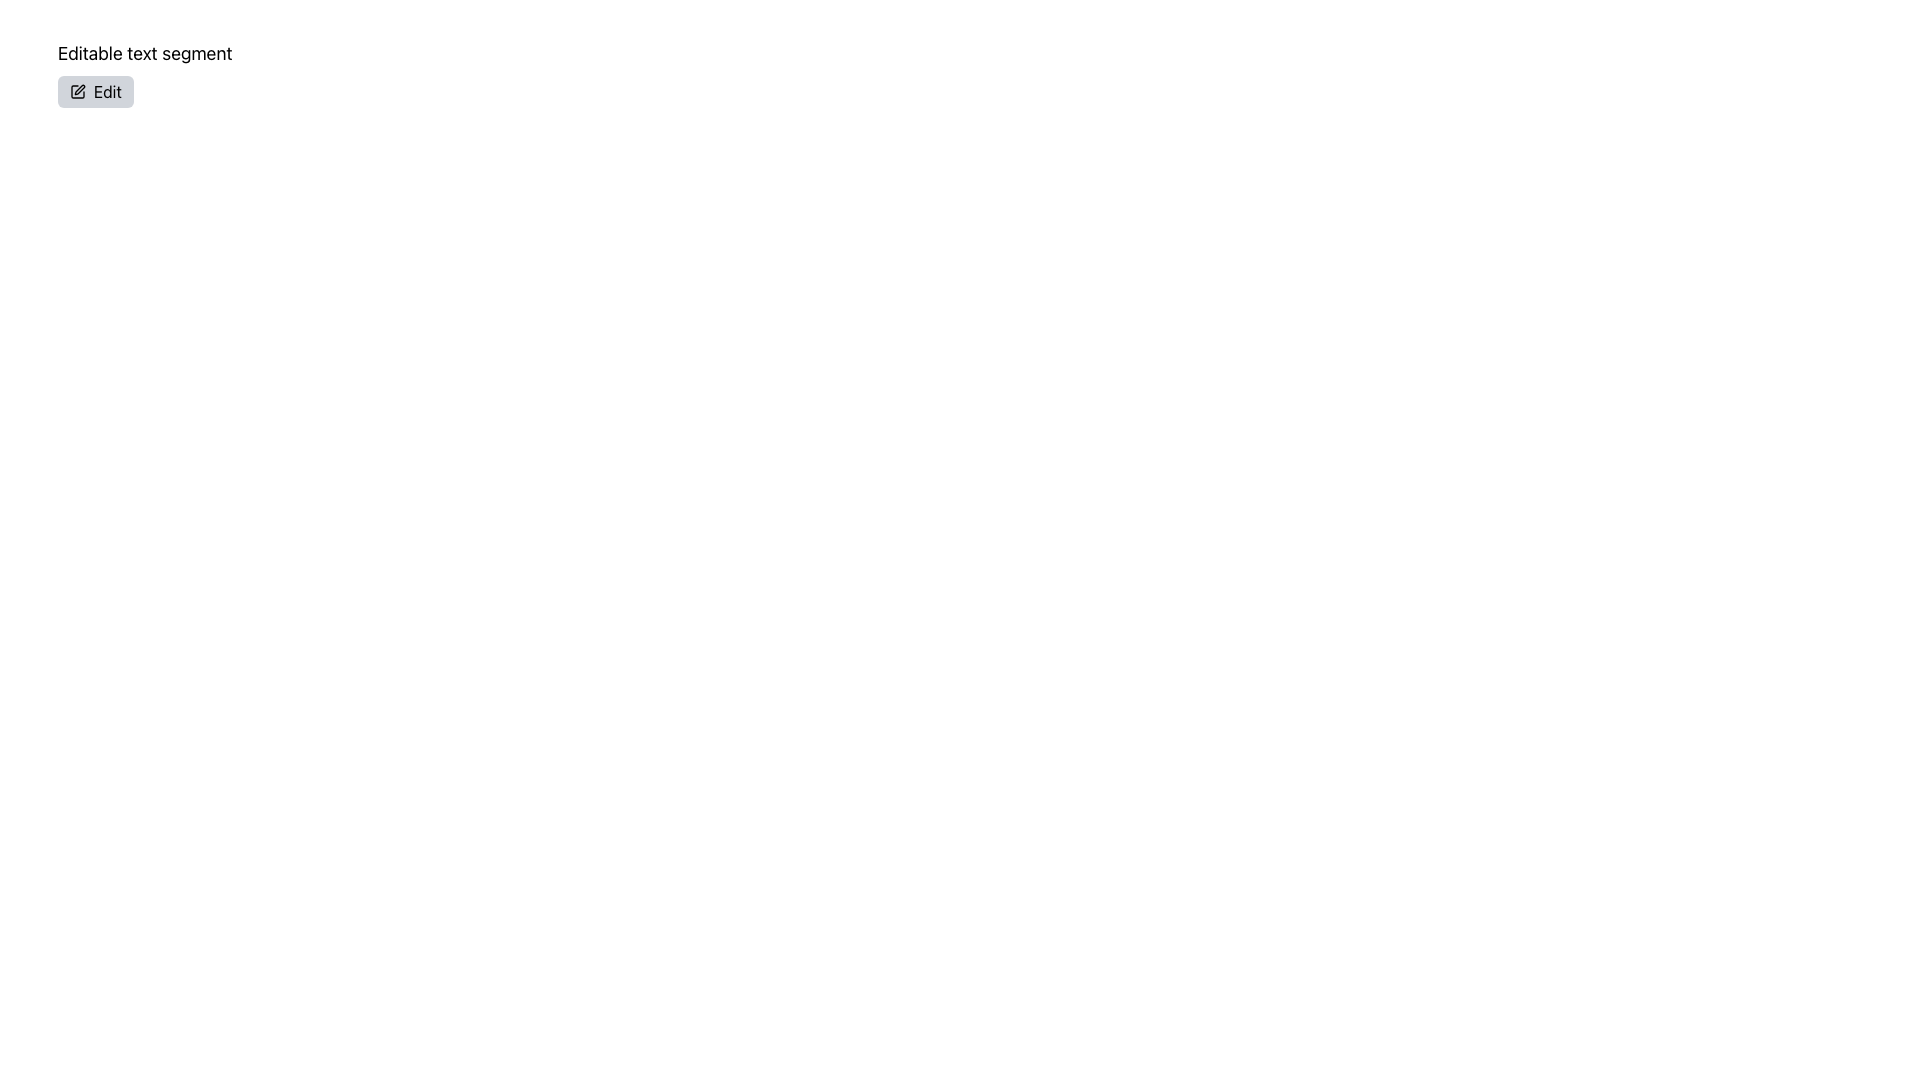 Image resolution: width=1920 pixels, height=1080 pixels. What do you see at coordinates (77, 92) in the screenshot?
I see `the small pen icon with a black outline located to the left of the 'Edit' button, positioned below the 'Editable text segment'` at bounding box center [77, 92].